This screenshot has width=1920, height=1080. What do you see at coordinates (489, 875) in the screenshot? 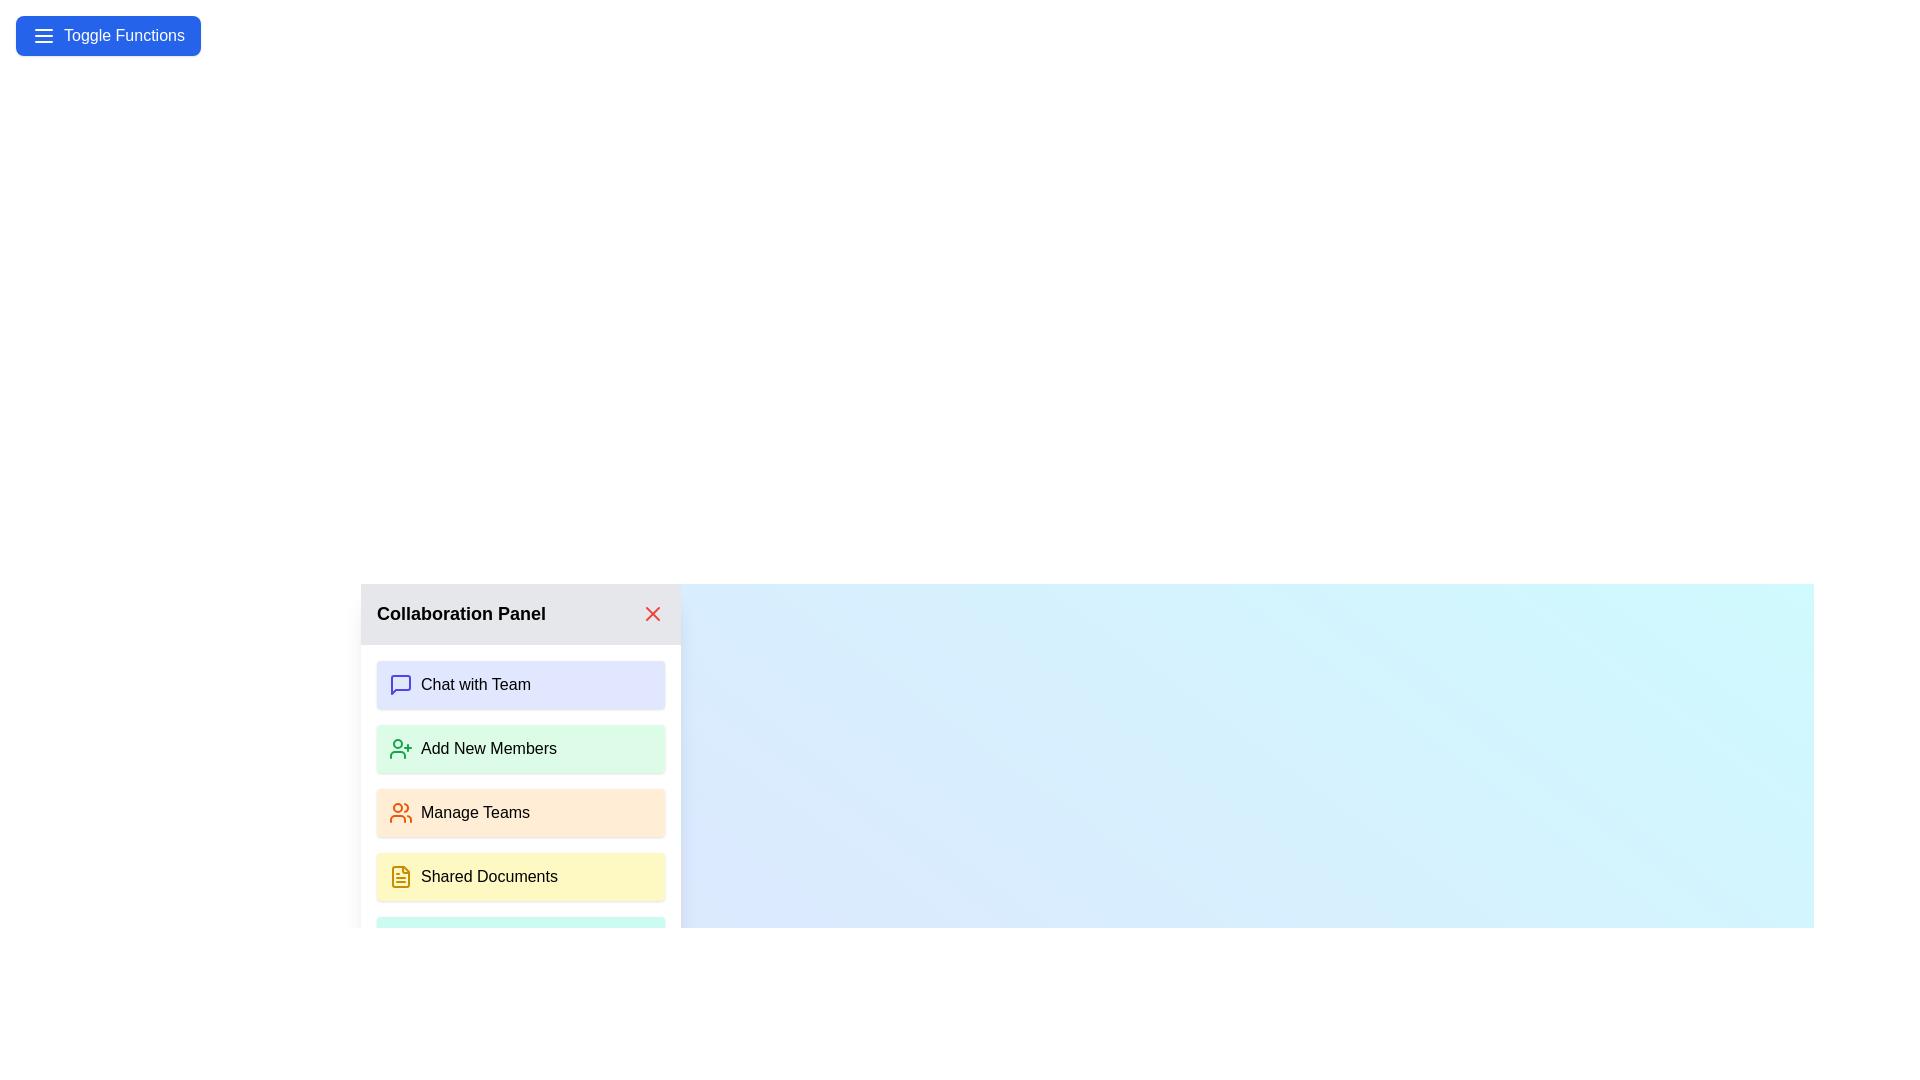
I see `the 'Shared Documents' text label in the Collaboration Panel, which is located towards the bottom and aligns center horizontally` at bounding box center [489, 875].